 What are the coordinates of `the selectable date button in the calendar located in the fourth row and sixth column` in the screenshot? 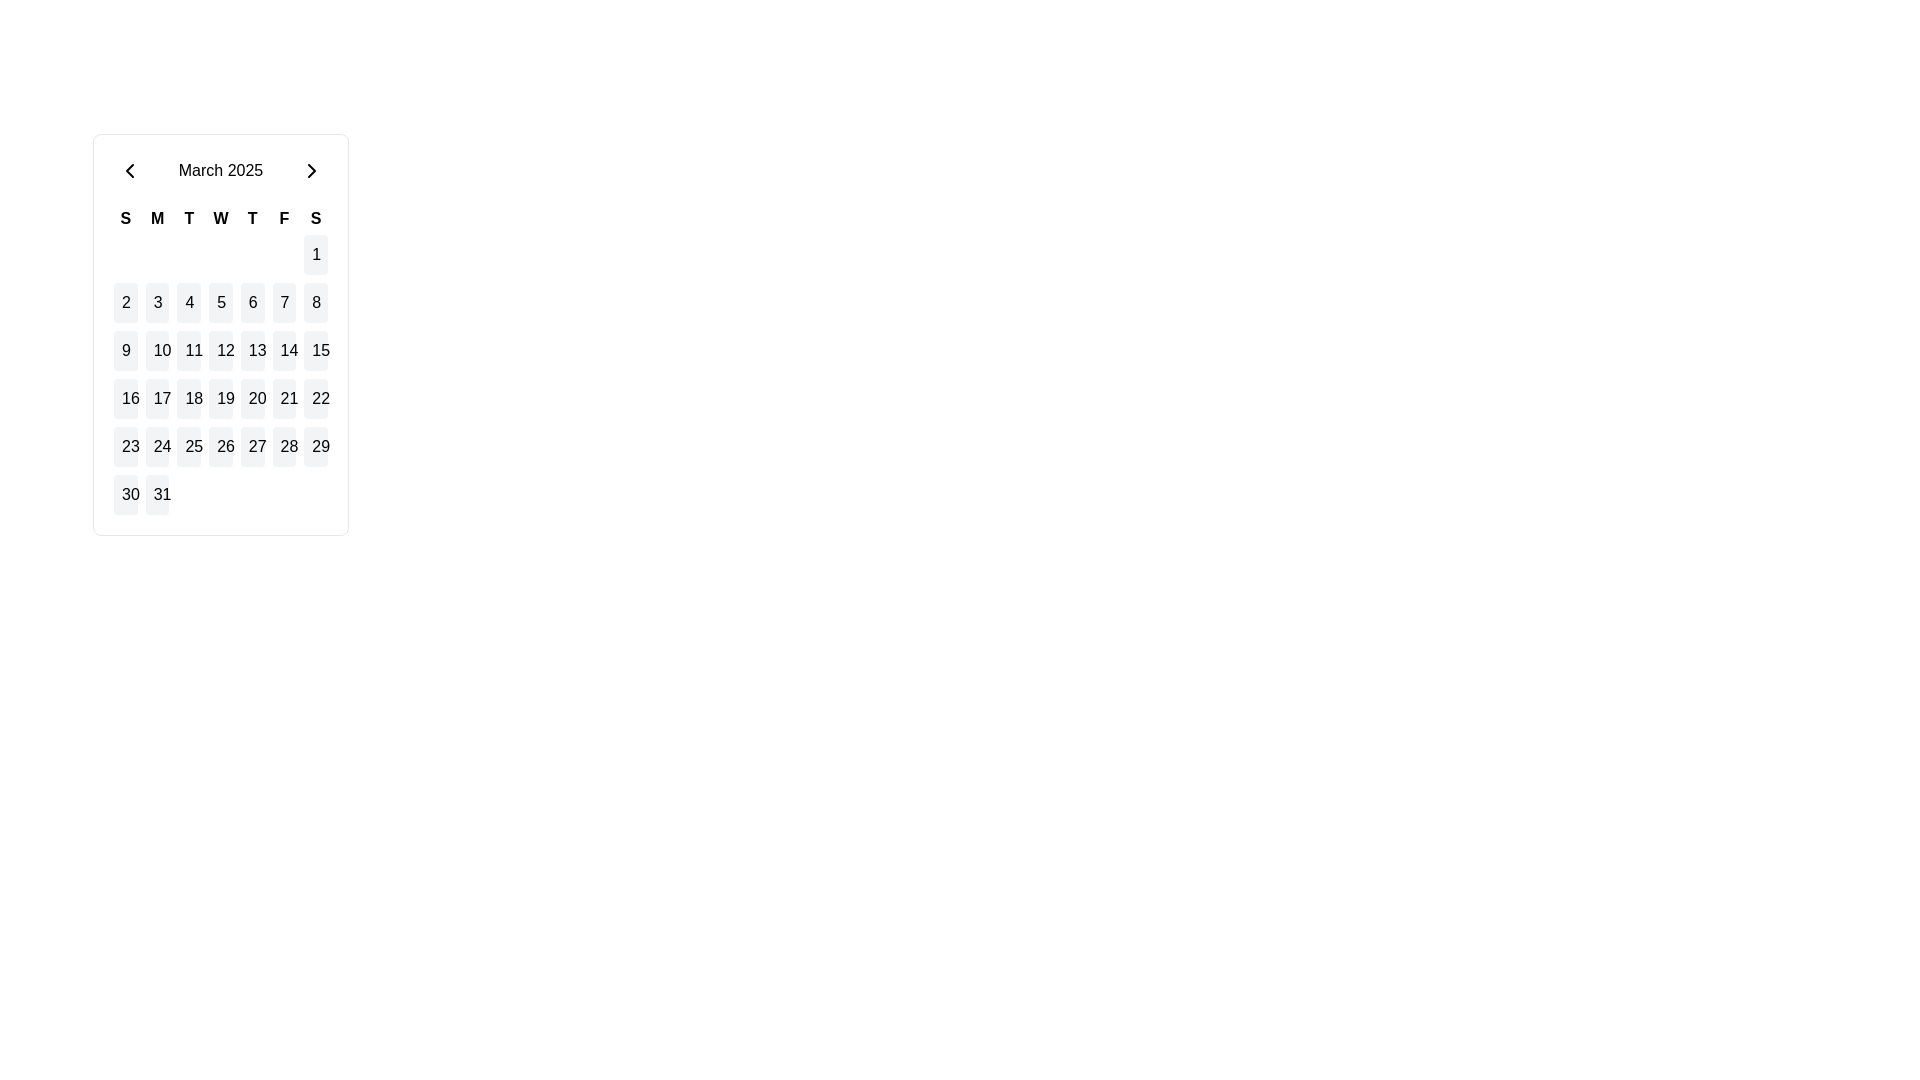 It's located at (283, 398).